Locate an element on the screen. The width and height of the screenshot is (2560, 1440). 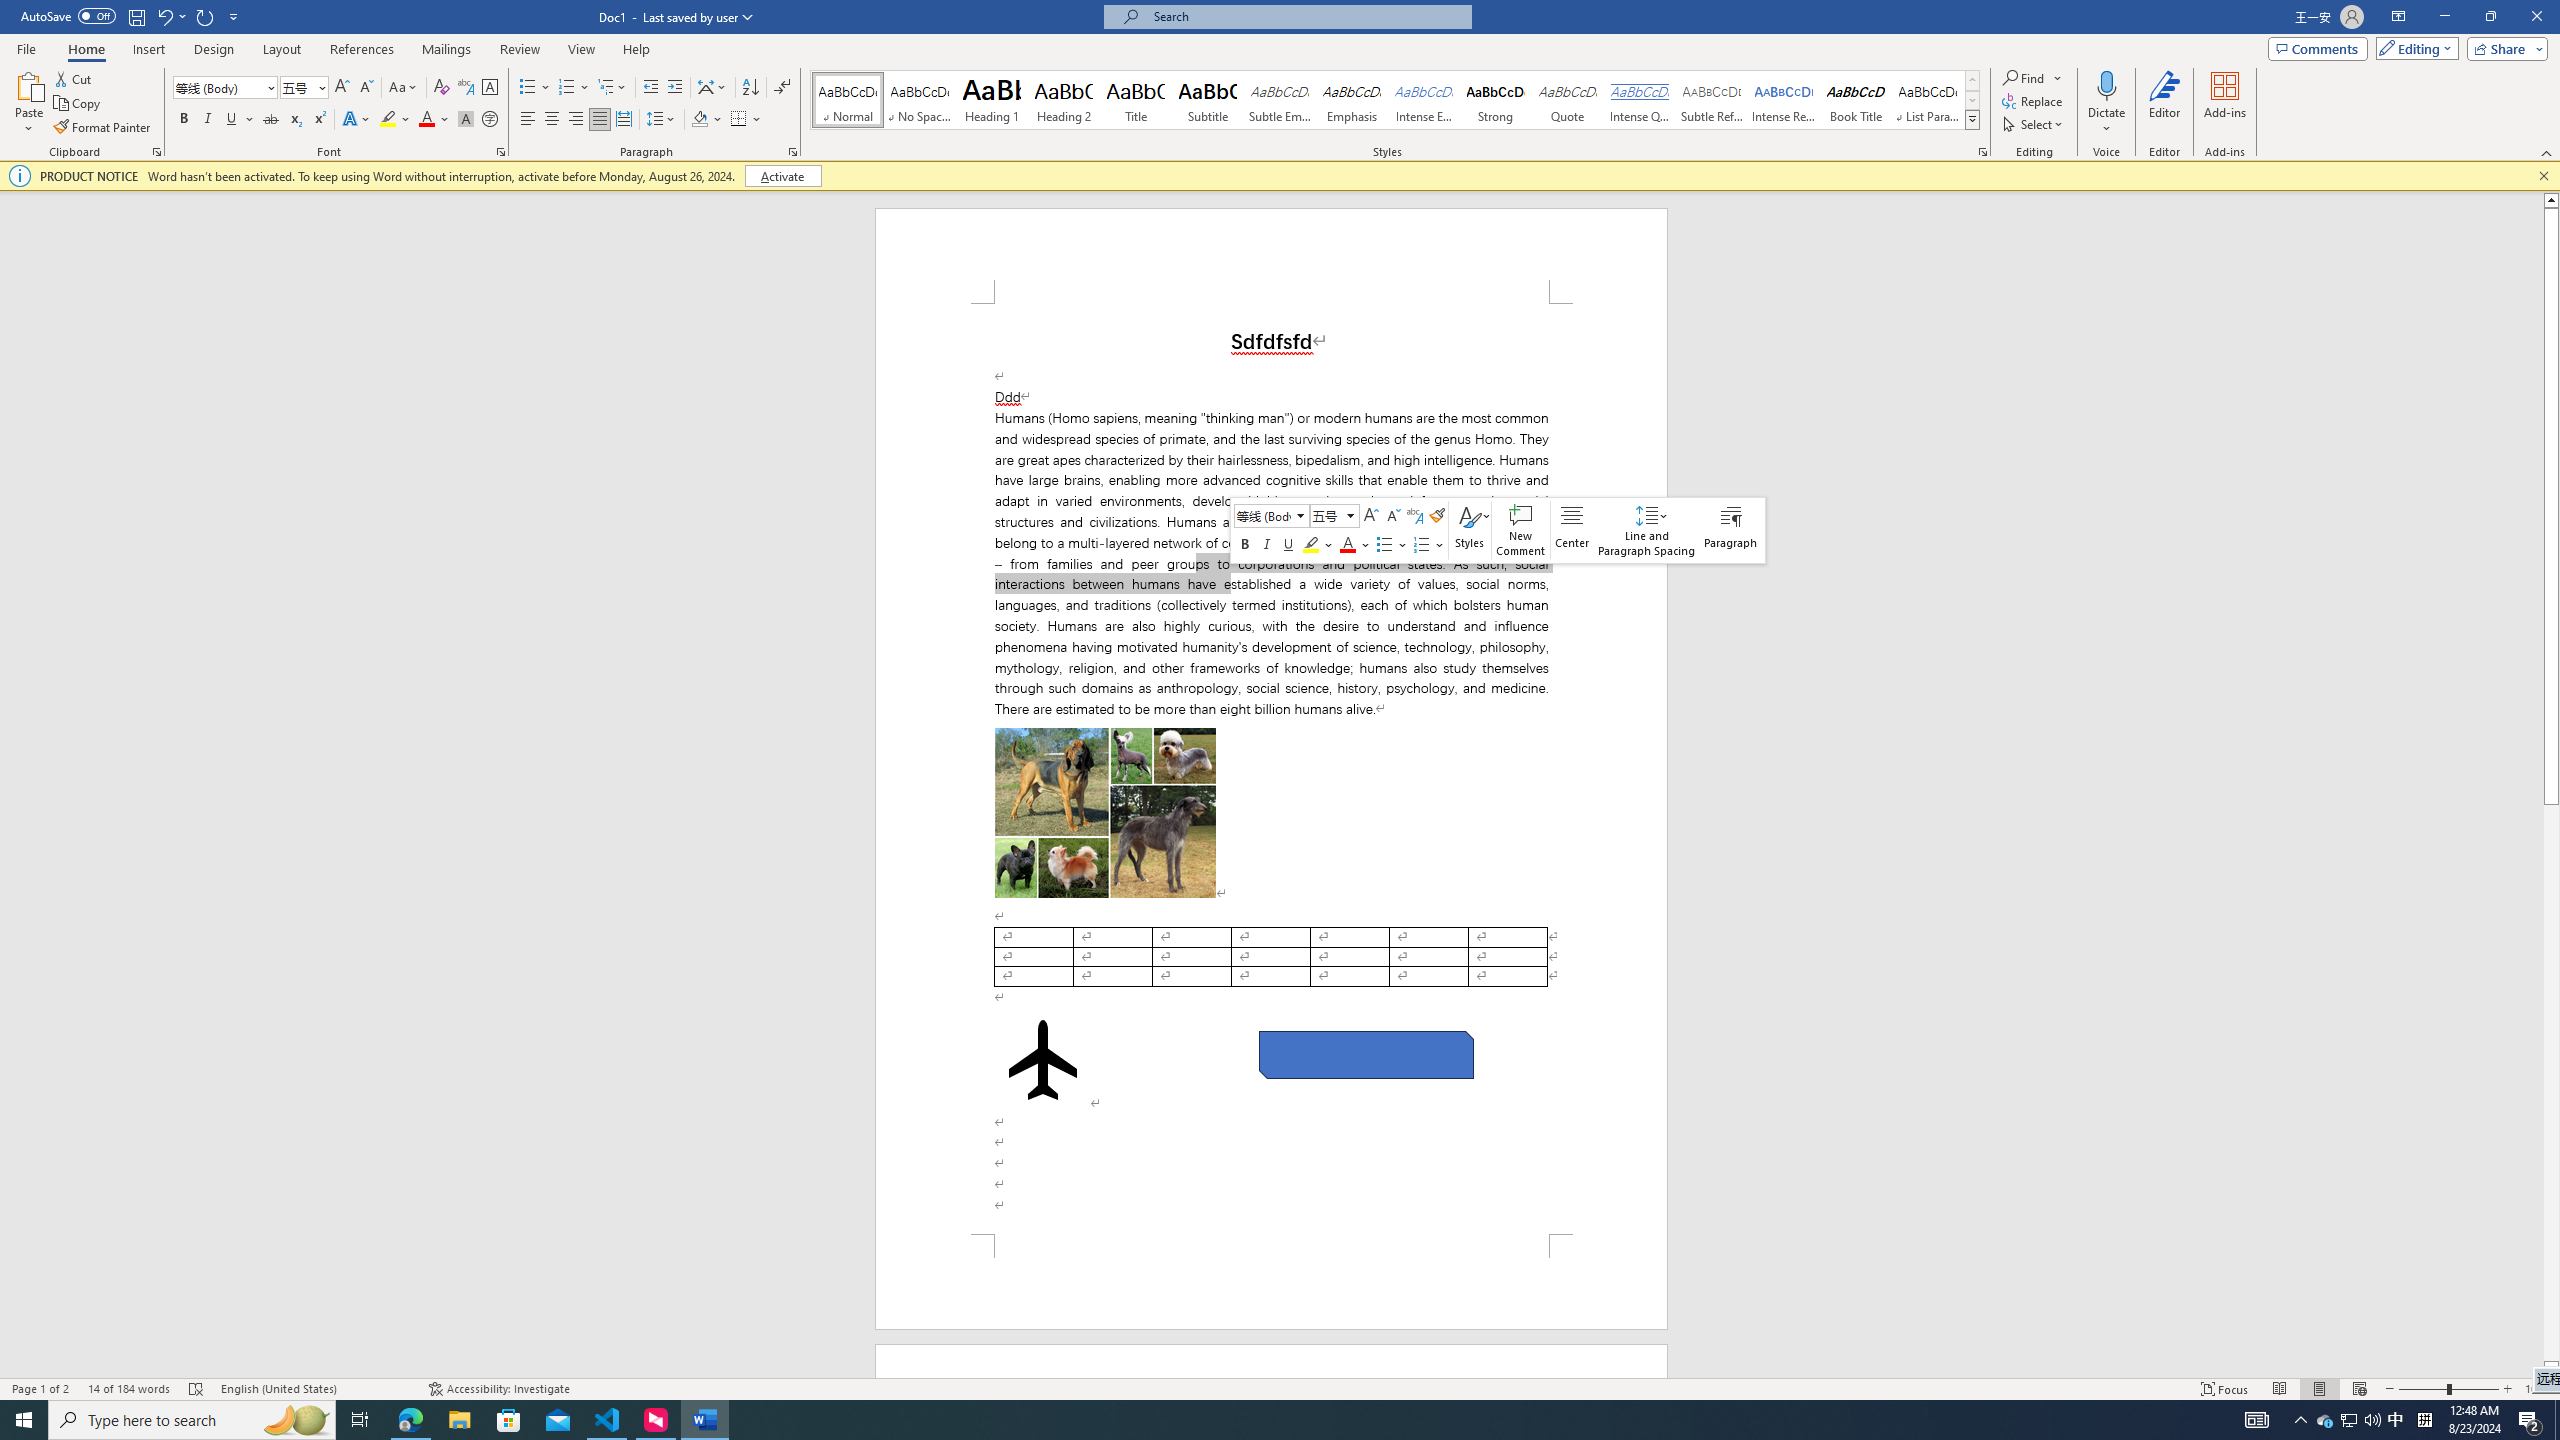
'Page Number Page 1 of 2' is located at coordinates (40, 1389).